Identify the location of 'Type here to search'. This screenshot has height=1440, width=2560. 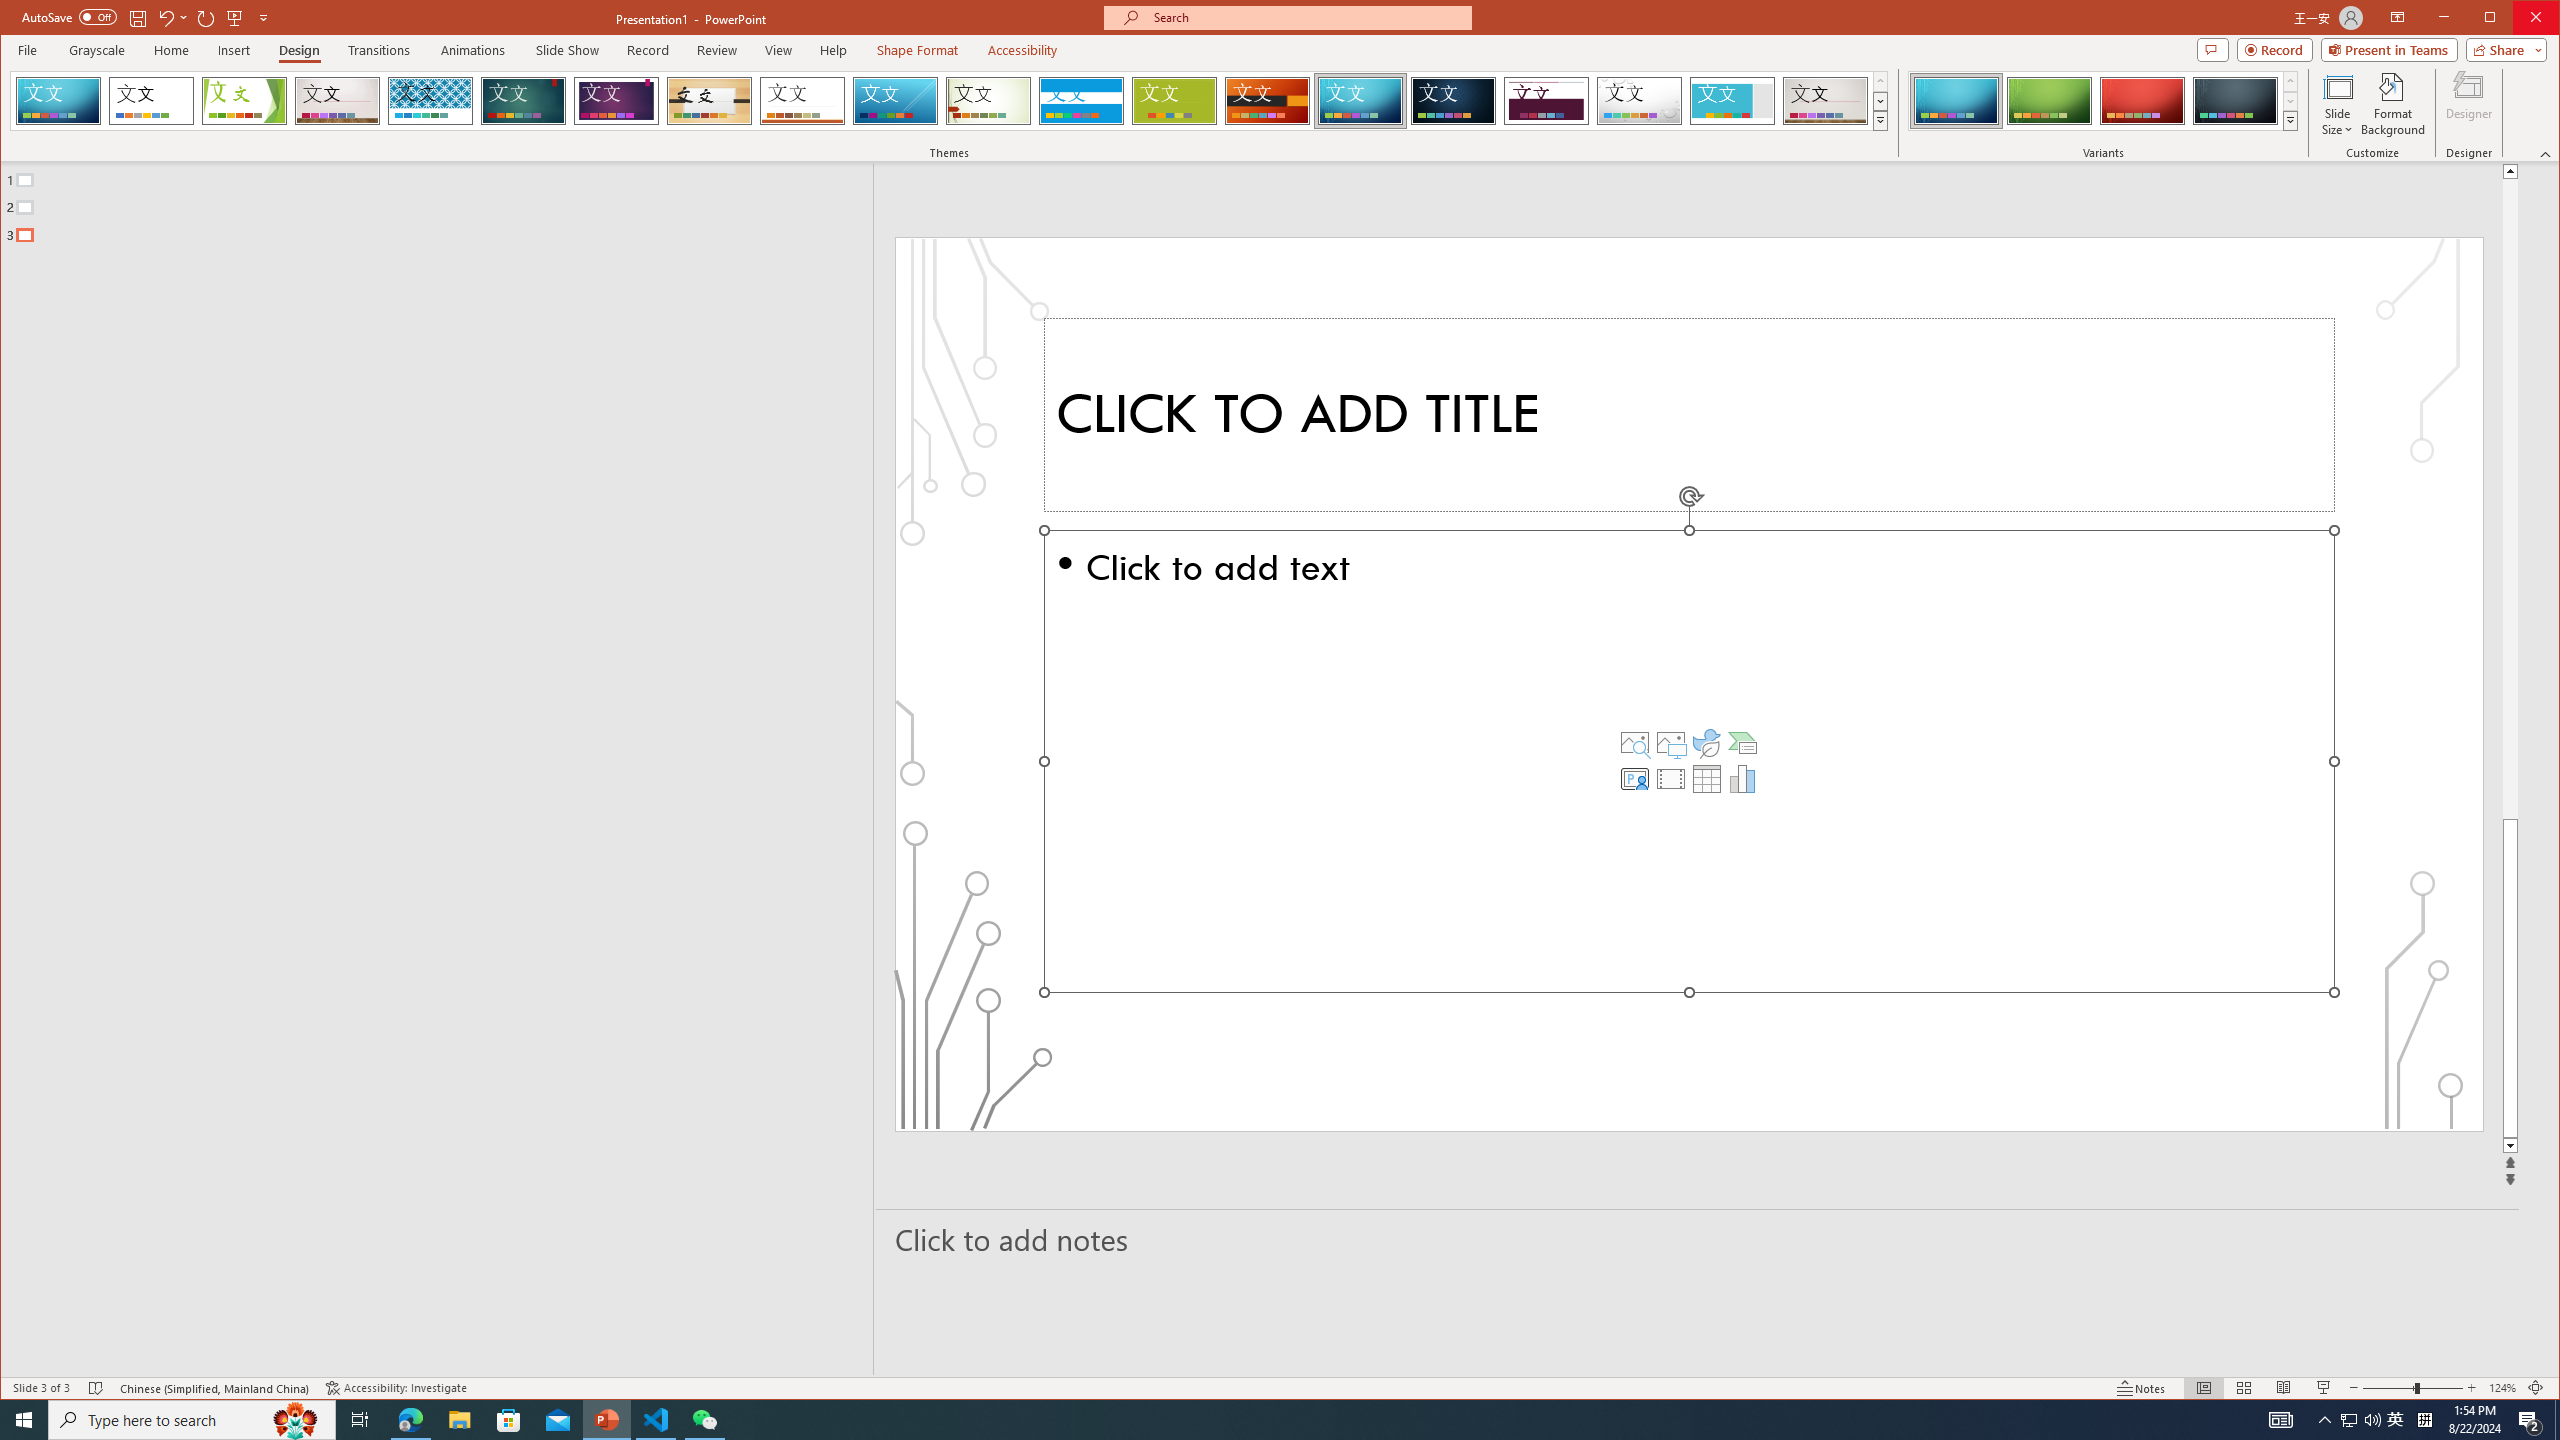
(191, 1418).